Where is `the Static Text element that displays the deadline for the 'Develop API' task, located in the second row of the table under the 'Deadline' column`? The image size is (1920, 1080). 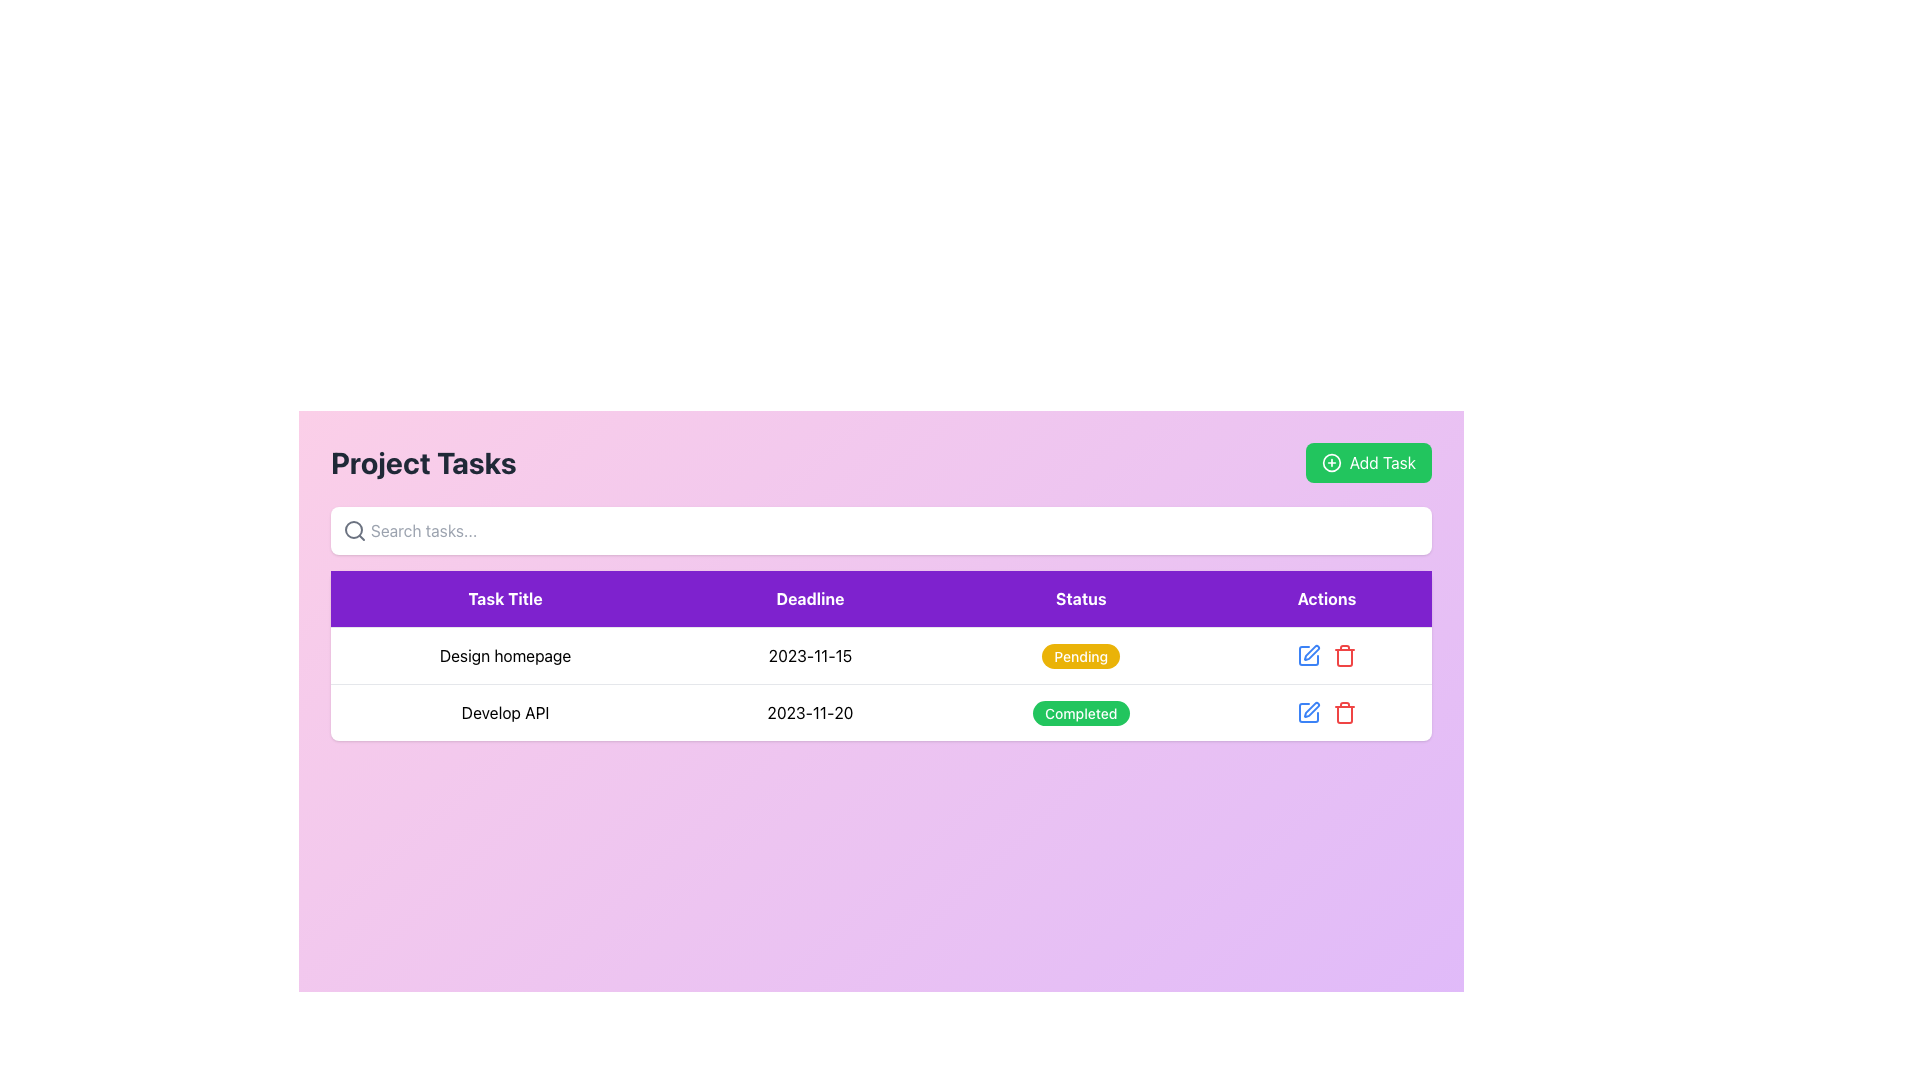 the Static Text element that displays the deadline for the 'Develop API' task, located in the second row of the table under the 'Deadline' column is located at coordinates (810, 711).